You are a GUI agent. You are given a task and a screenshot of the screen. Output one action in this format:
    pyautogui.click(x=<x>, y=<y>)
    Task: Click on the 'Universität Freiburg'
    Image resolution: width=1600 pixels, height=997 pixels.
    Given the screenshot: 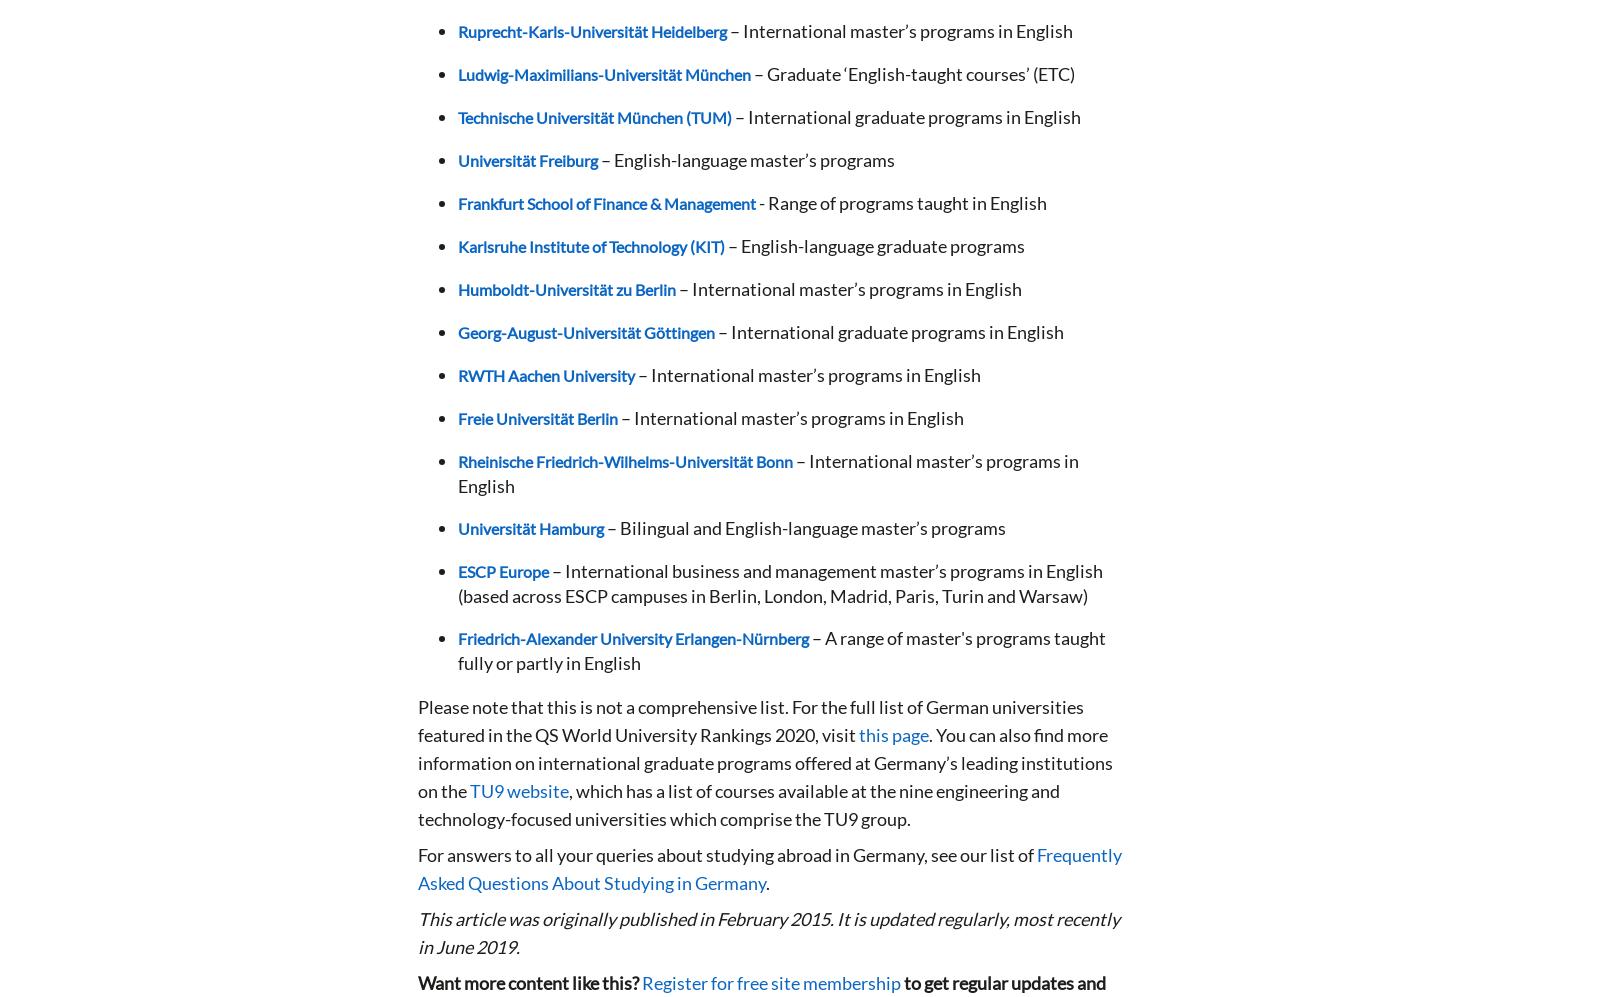 What is the action you would take?
    pyautogui.click(x=457, y=159)
    